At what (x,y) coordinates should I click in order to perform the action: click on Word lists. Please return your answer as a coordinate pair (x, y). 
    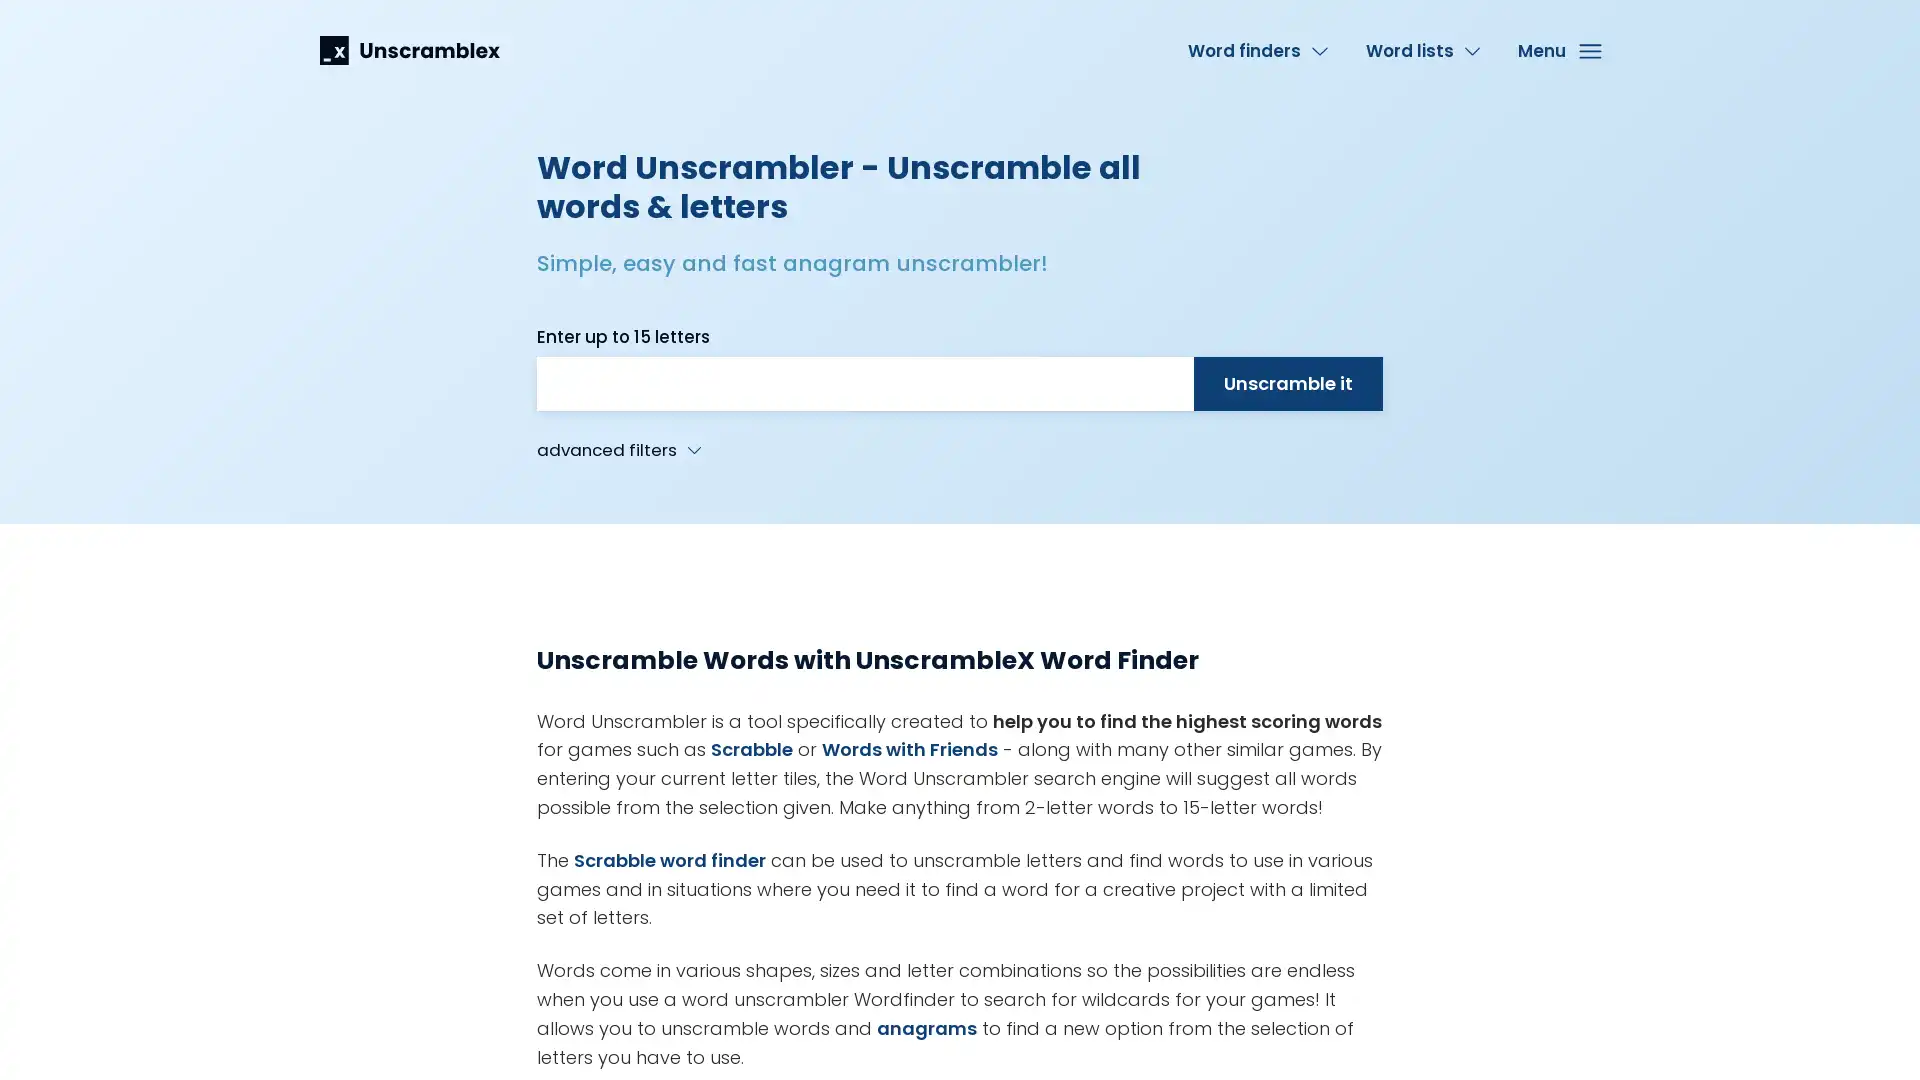
    Looking at the image, I should click on (1421, 49).